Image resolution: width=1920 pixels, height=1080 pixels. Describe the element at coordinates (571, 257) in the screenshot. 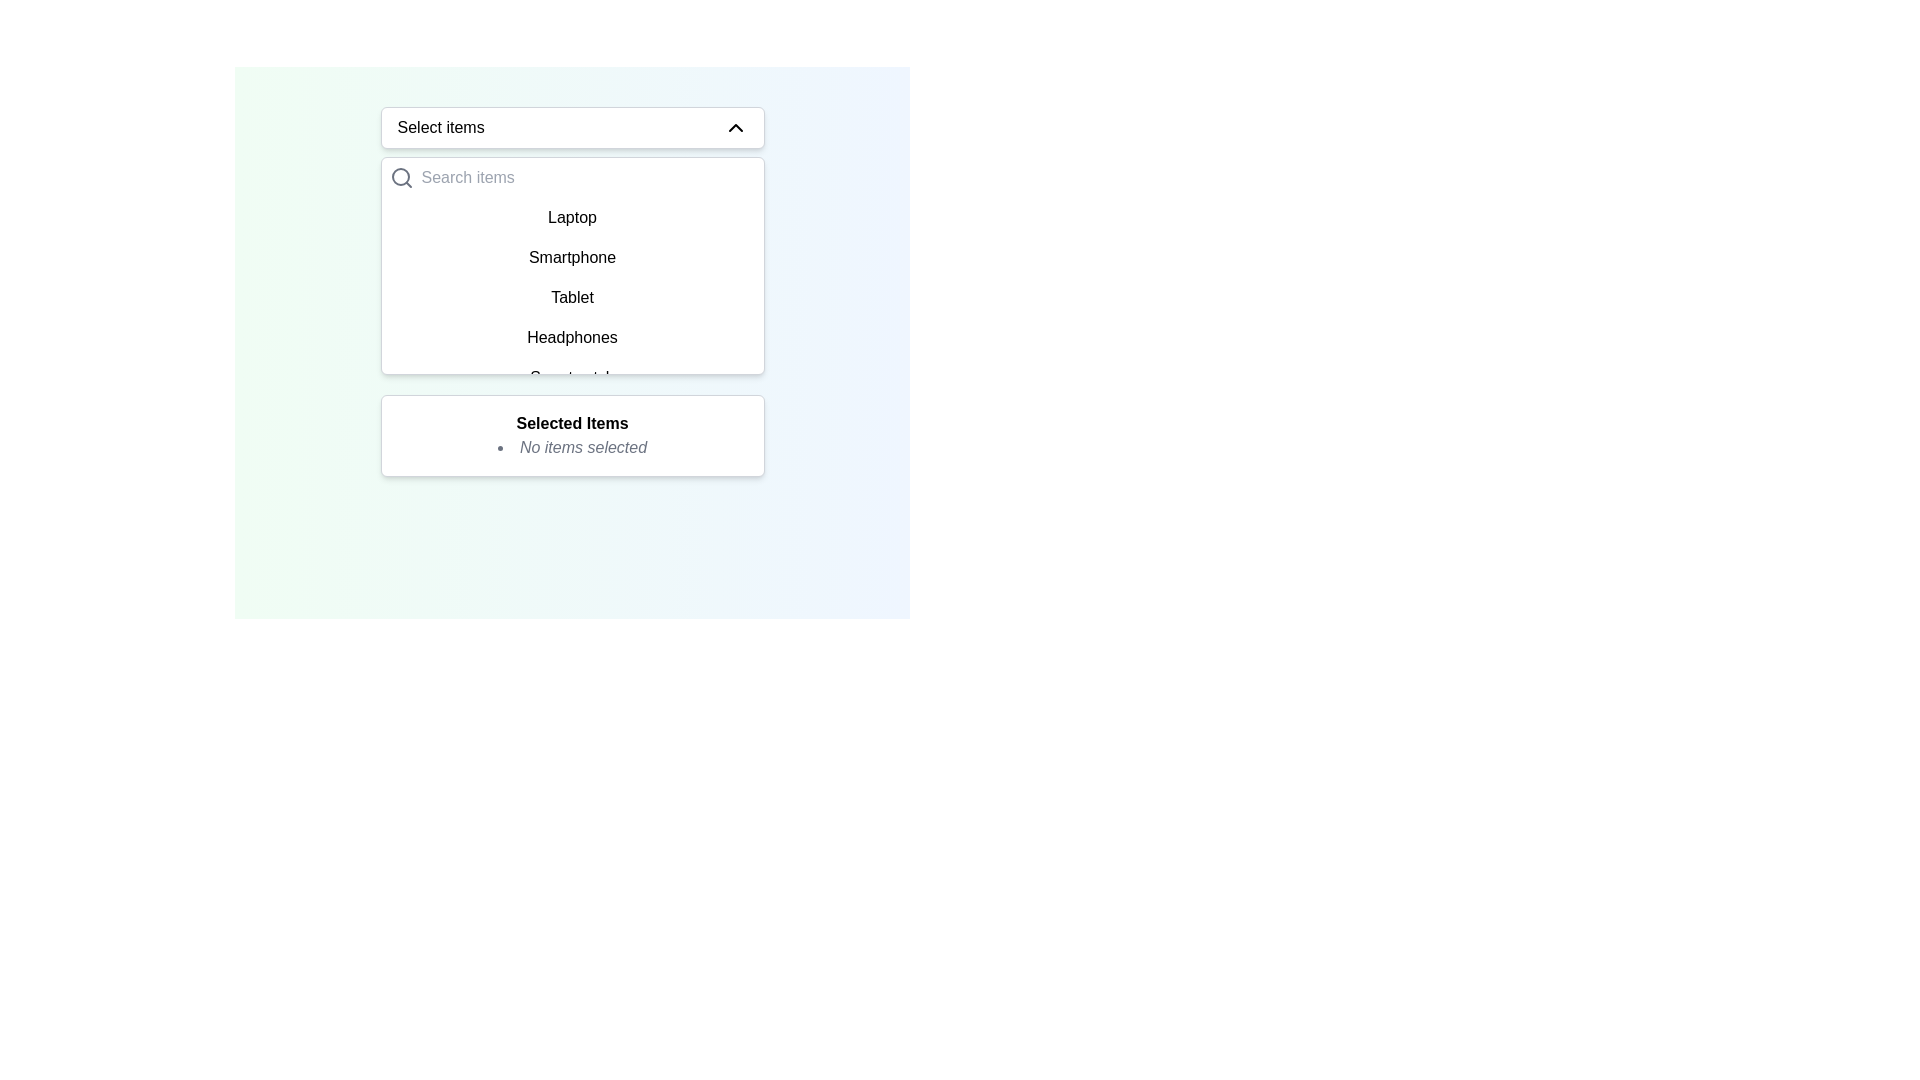

I see `the 'Smartphone' option in the dropdown menu, which is the second item listed below 'Laptop' and above 'Tablet'` at that location.